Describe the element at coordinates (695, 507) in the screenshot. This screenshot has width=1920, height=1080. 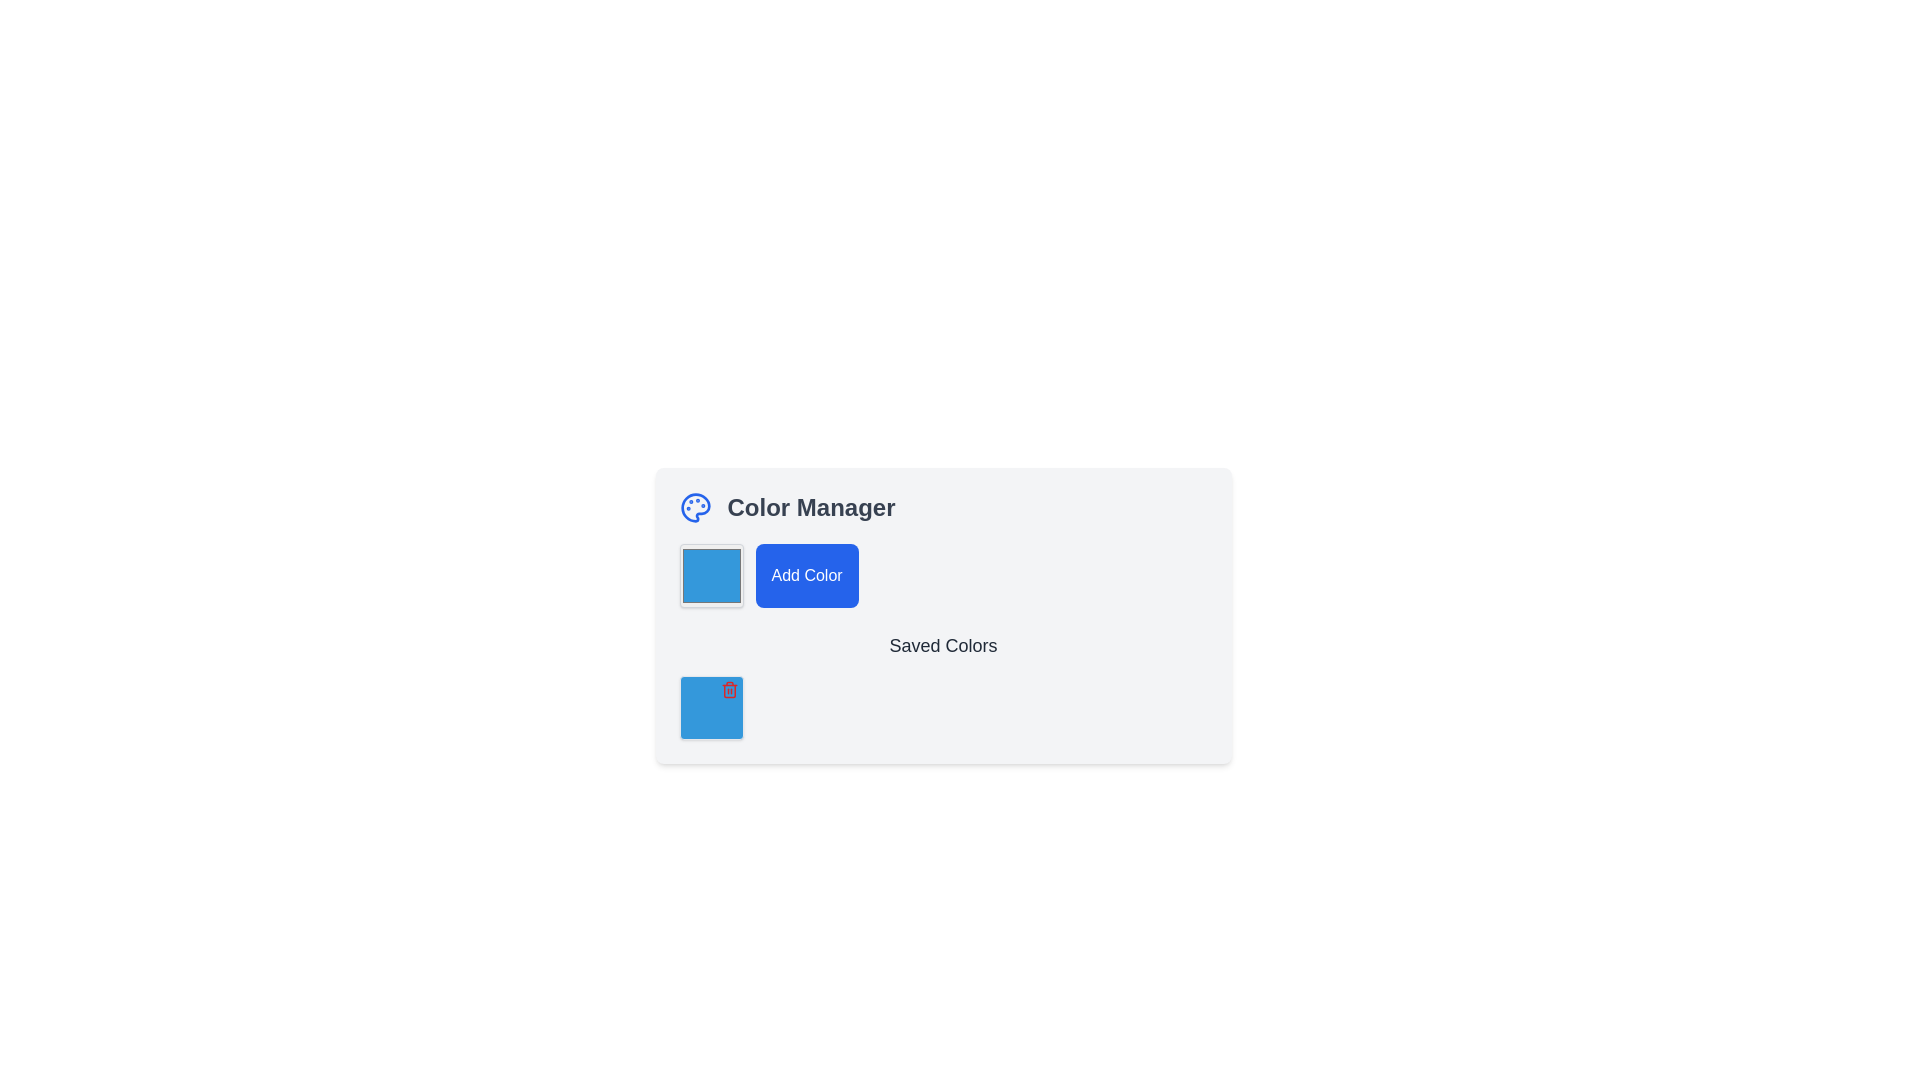
I see `the painter's palette icon located in the top-left quadrant adjacent to the 'Color Manager' title` at that location.